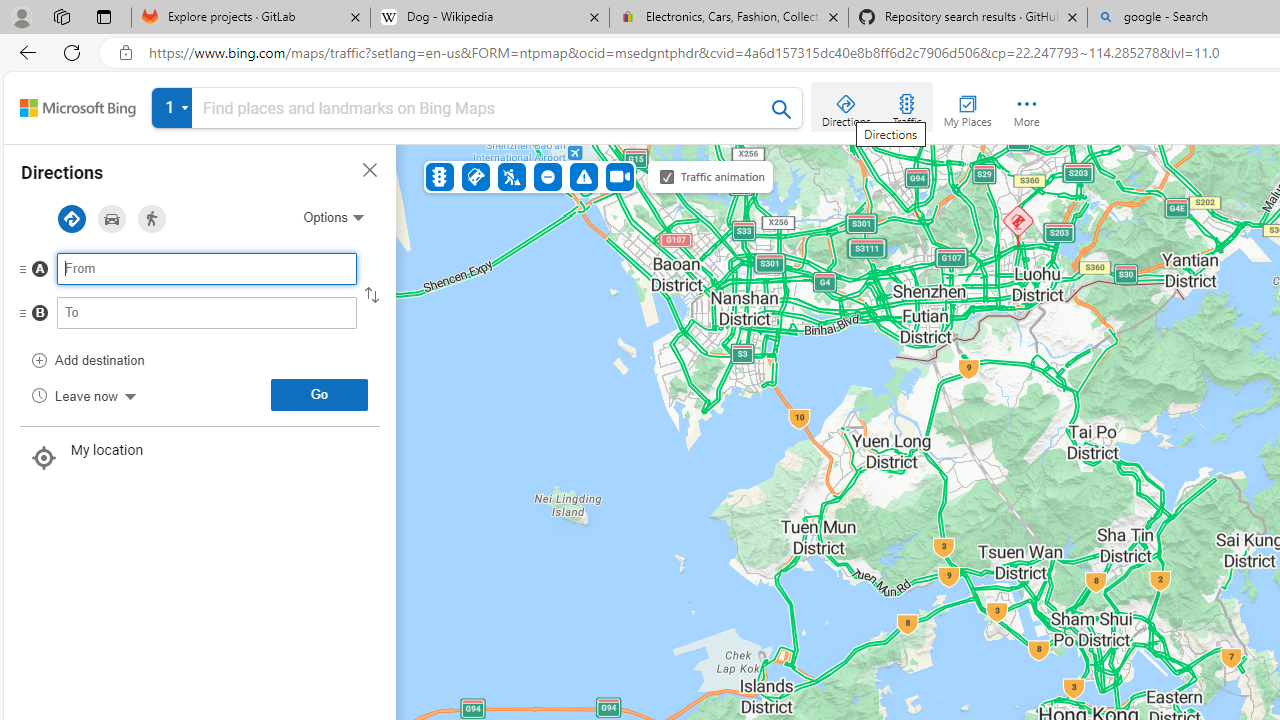 This screenshot has width=1280, height=720. I want to click on 'Leave now', so click(82, 394).